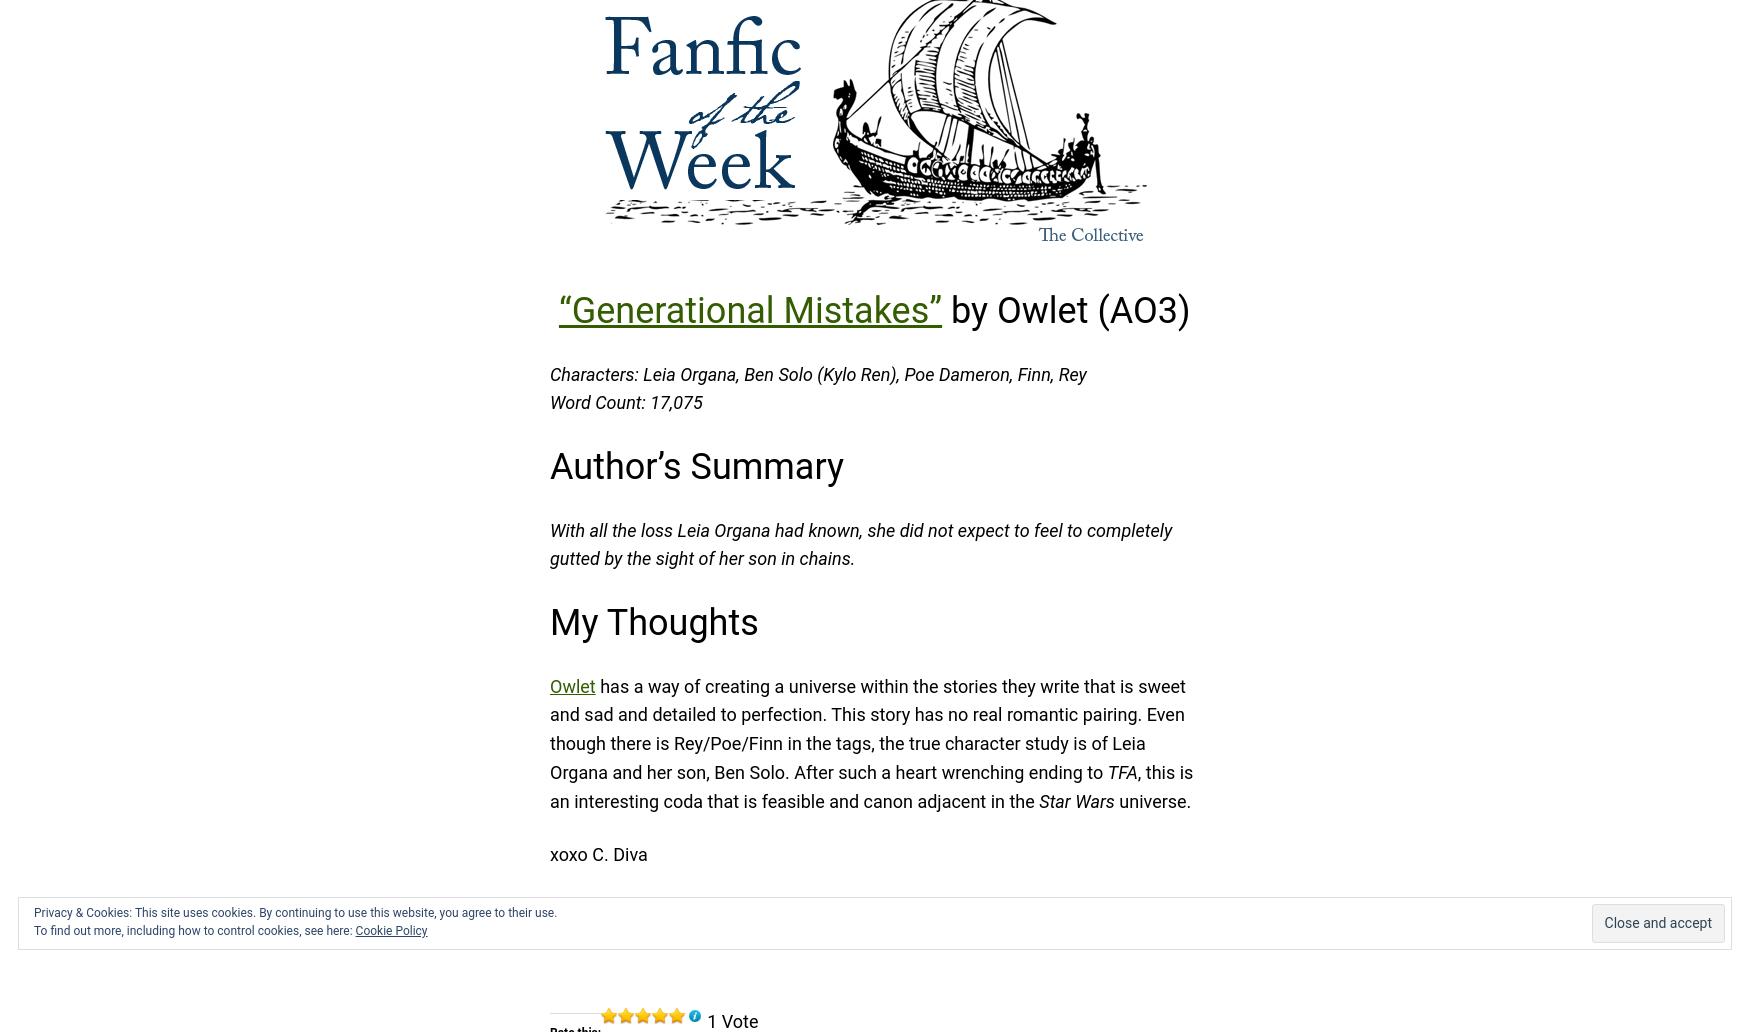 This screenshot has width=1750, height=1032. Describe the element at coordinates (1076, 800) in the screenshot. I see `'Star Wars'` at that location.